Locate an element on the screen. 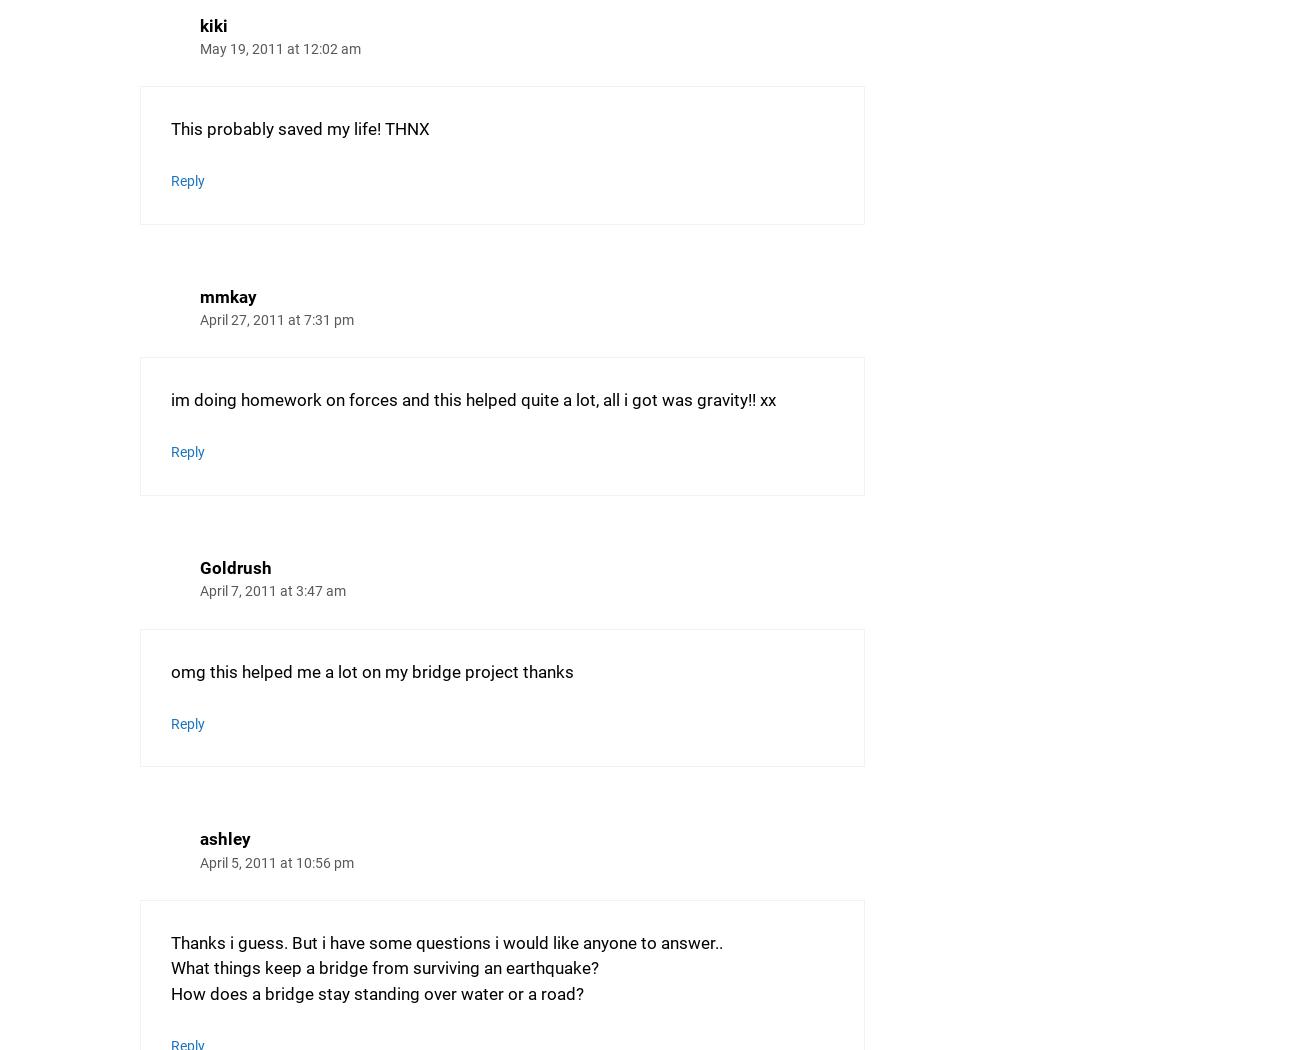 The width and height of the screenshot is (1300, 1050). 'April 7, 2011 at 3:47 am' is located at coordinates (273, 590).